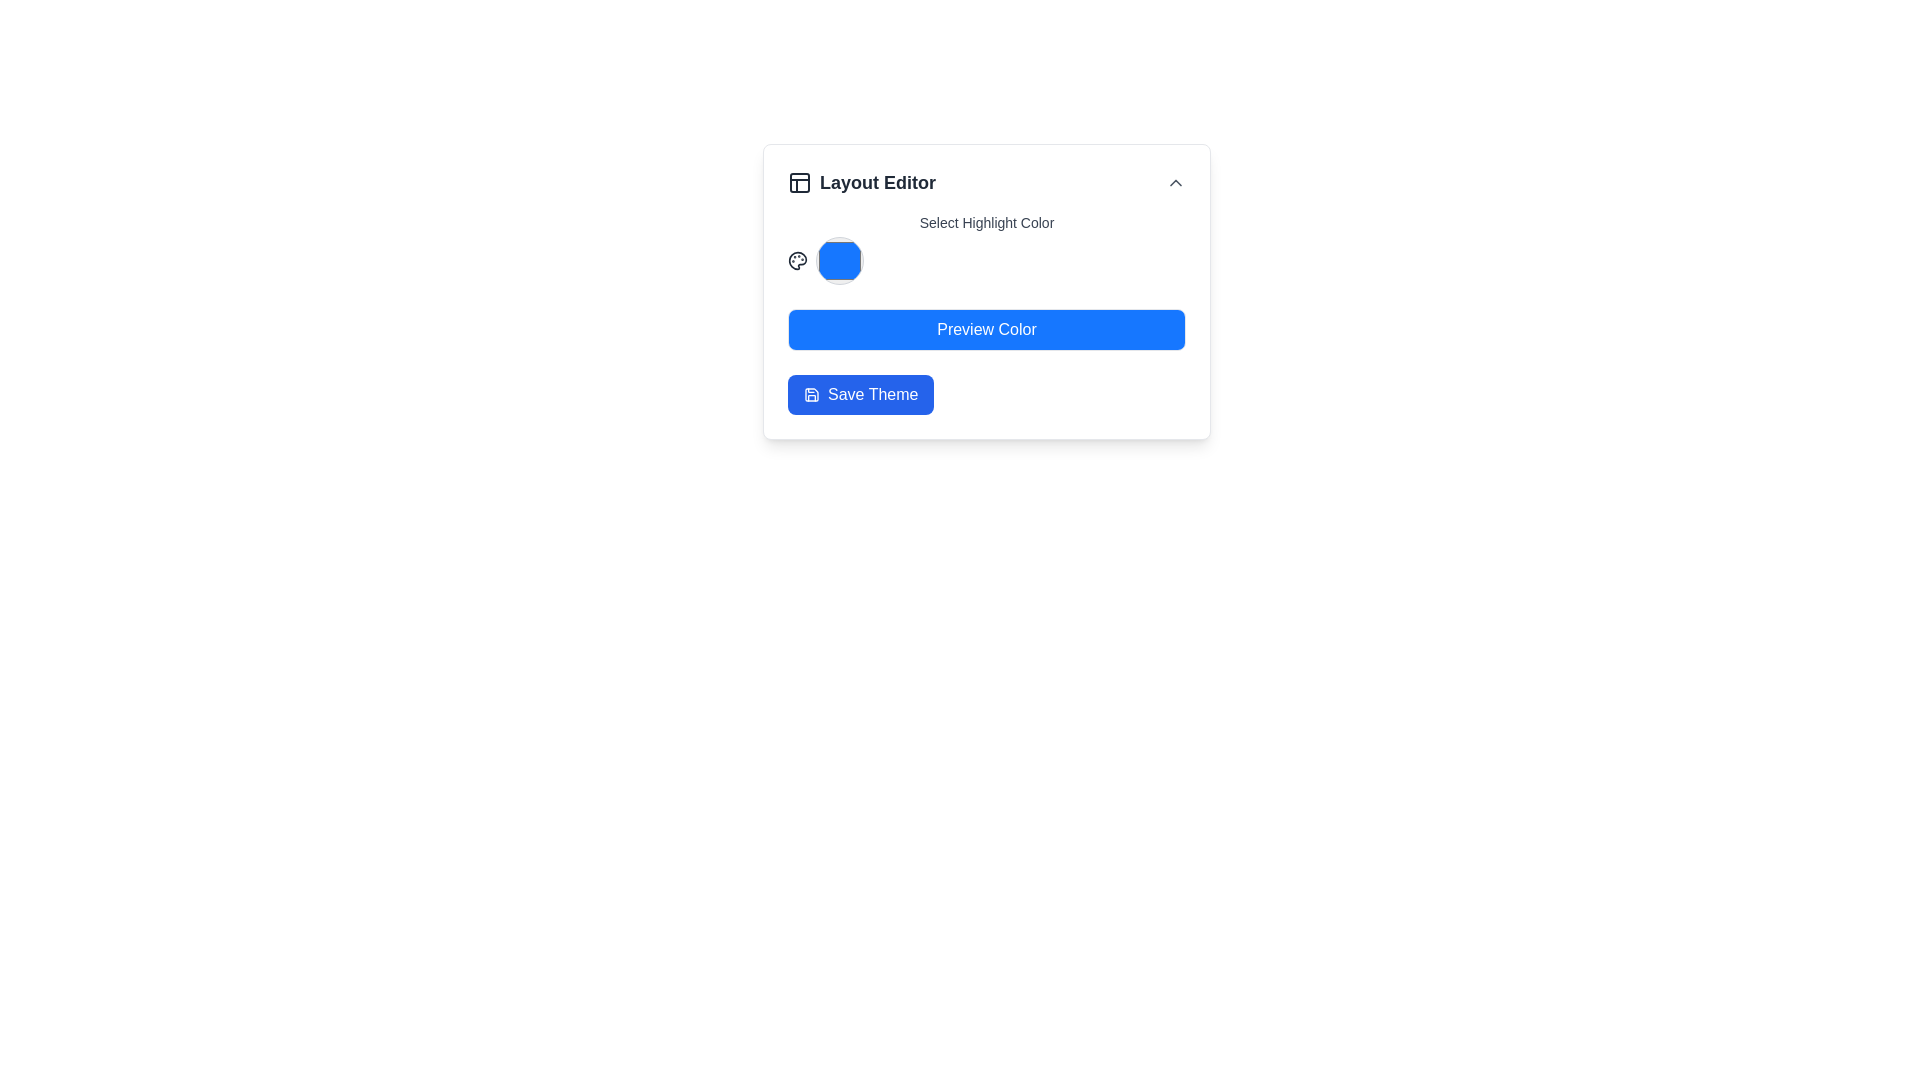 Image resolution: width=1920 pixels, height=1080 pixels. I want to click on the static informational block with a blue background and rounded corners displaying 'Preview Color', so click(987, 329).